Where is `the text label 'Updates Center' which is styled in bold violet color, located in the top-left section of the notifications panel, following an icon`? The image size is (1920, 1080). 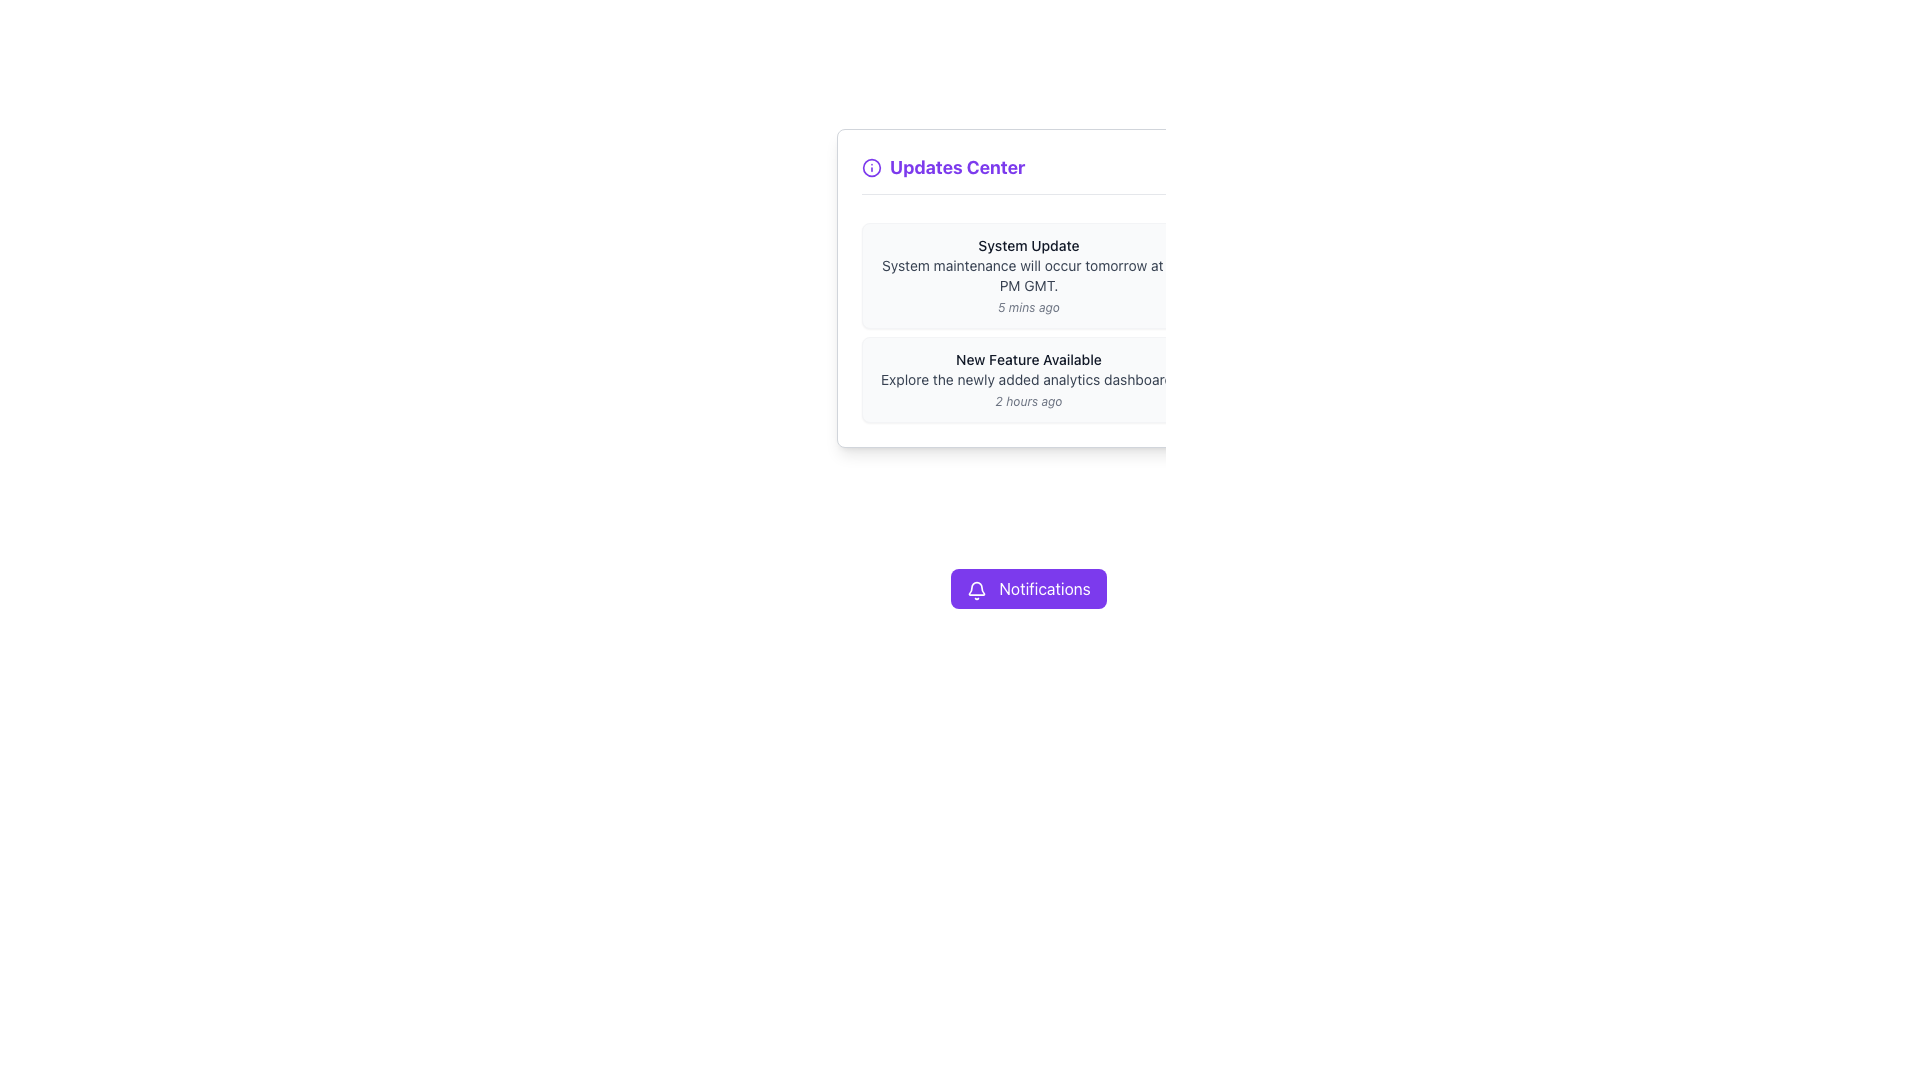
the text label 'Updates Center' which is styled in bold violet color, located in the top-left section of the notifications panel, following an icon is located at coordinates (942, 167).